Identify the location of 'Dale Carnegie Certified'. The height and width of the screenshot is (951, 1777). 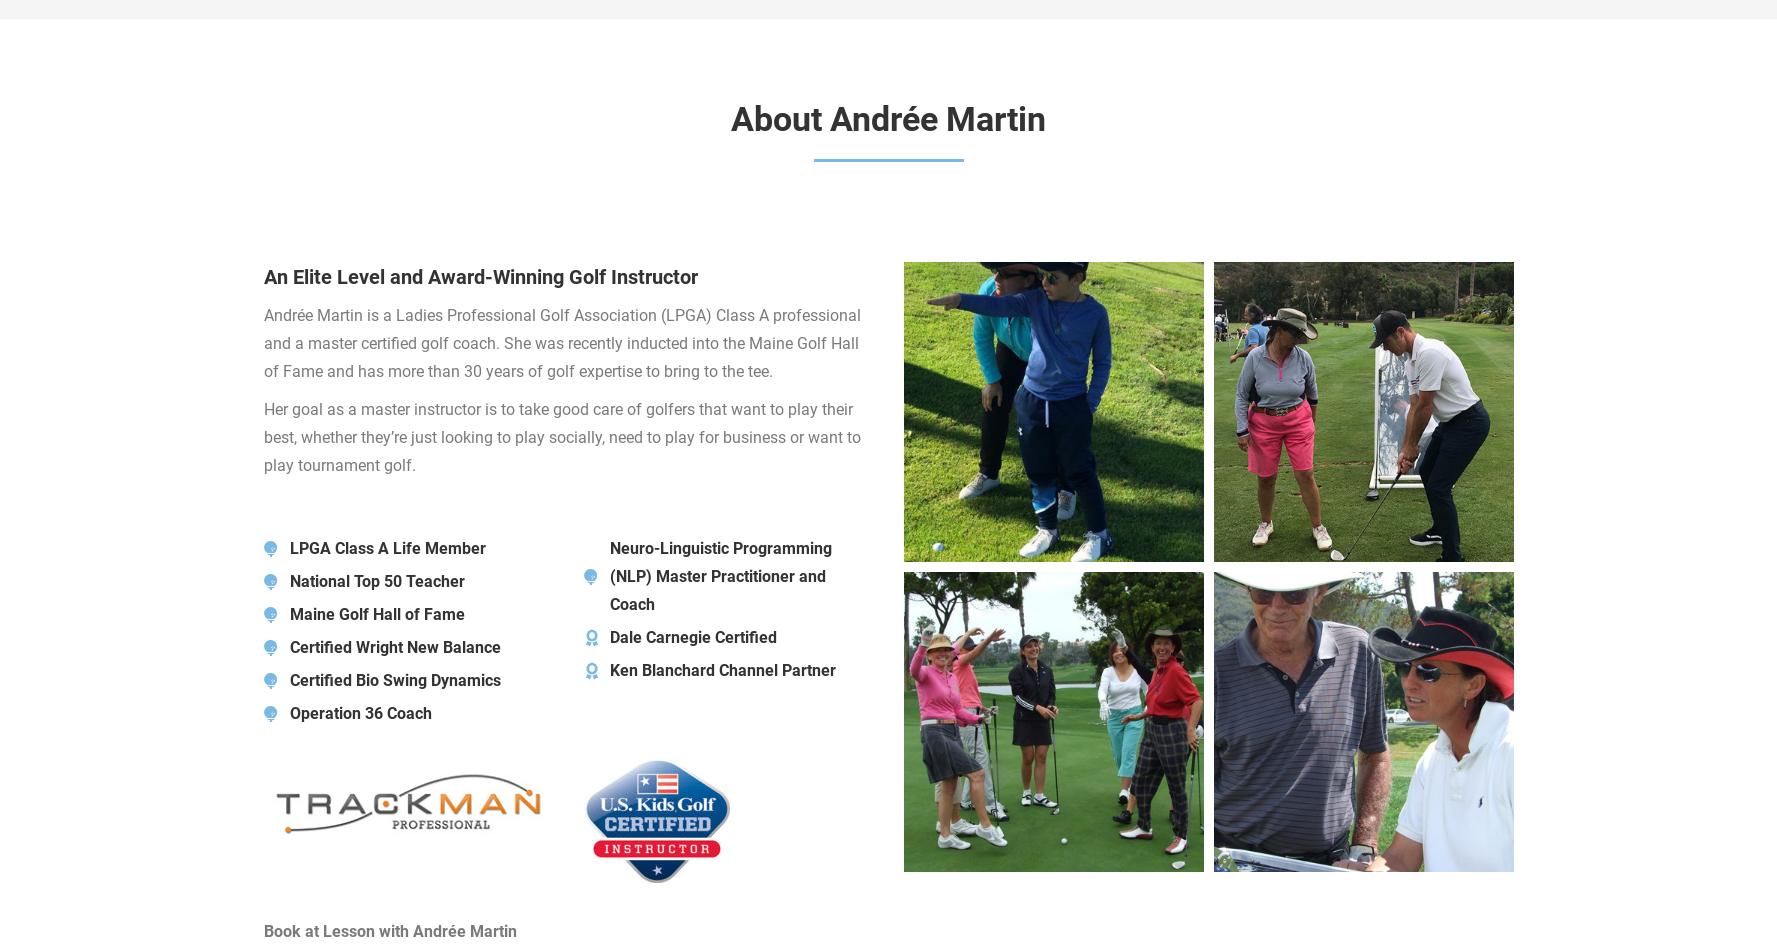
(691, 636).